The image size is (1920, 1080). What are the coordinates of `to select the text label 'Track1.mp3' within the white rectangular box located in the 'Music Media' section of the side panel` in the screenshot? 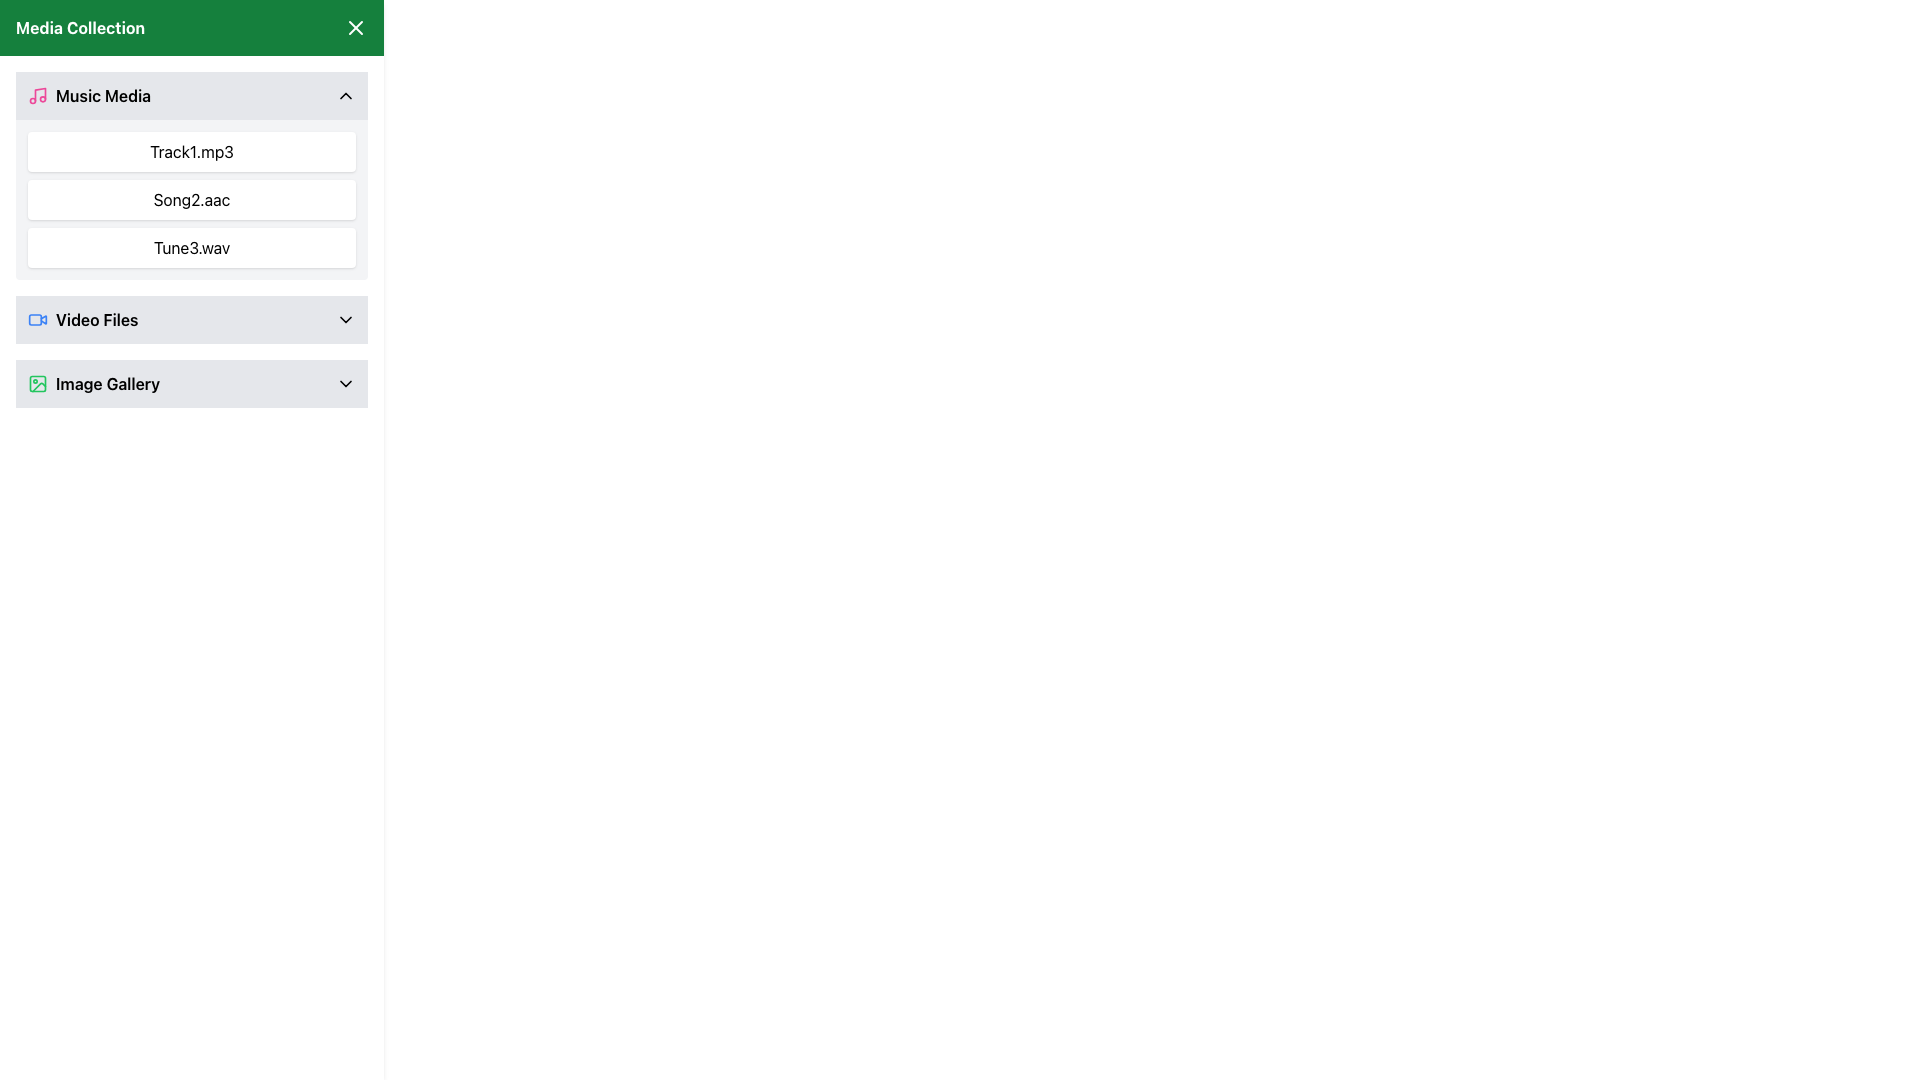 It's located at (192, 150).